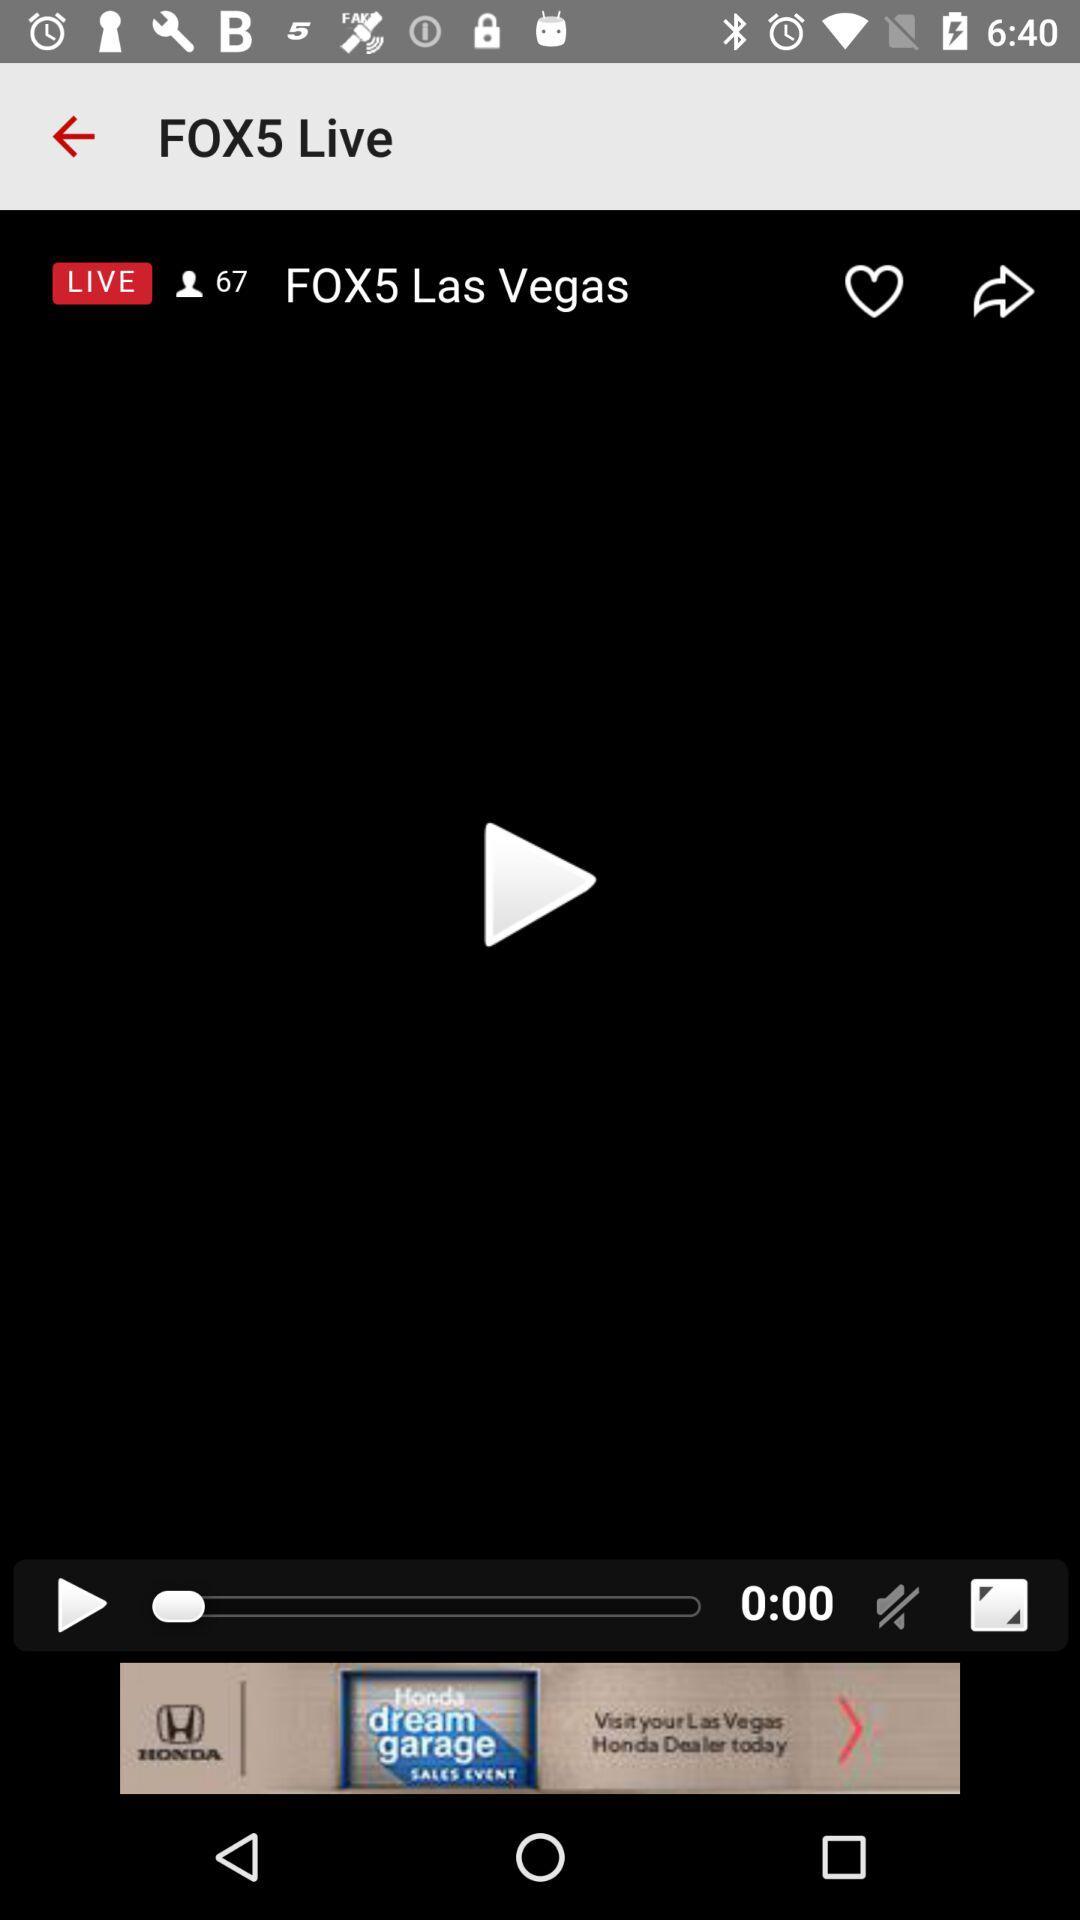  What do you see at coordinates (540, 935) in the screenshot?
I see `video` at bounding box center [540, 935].